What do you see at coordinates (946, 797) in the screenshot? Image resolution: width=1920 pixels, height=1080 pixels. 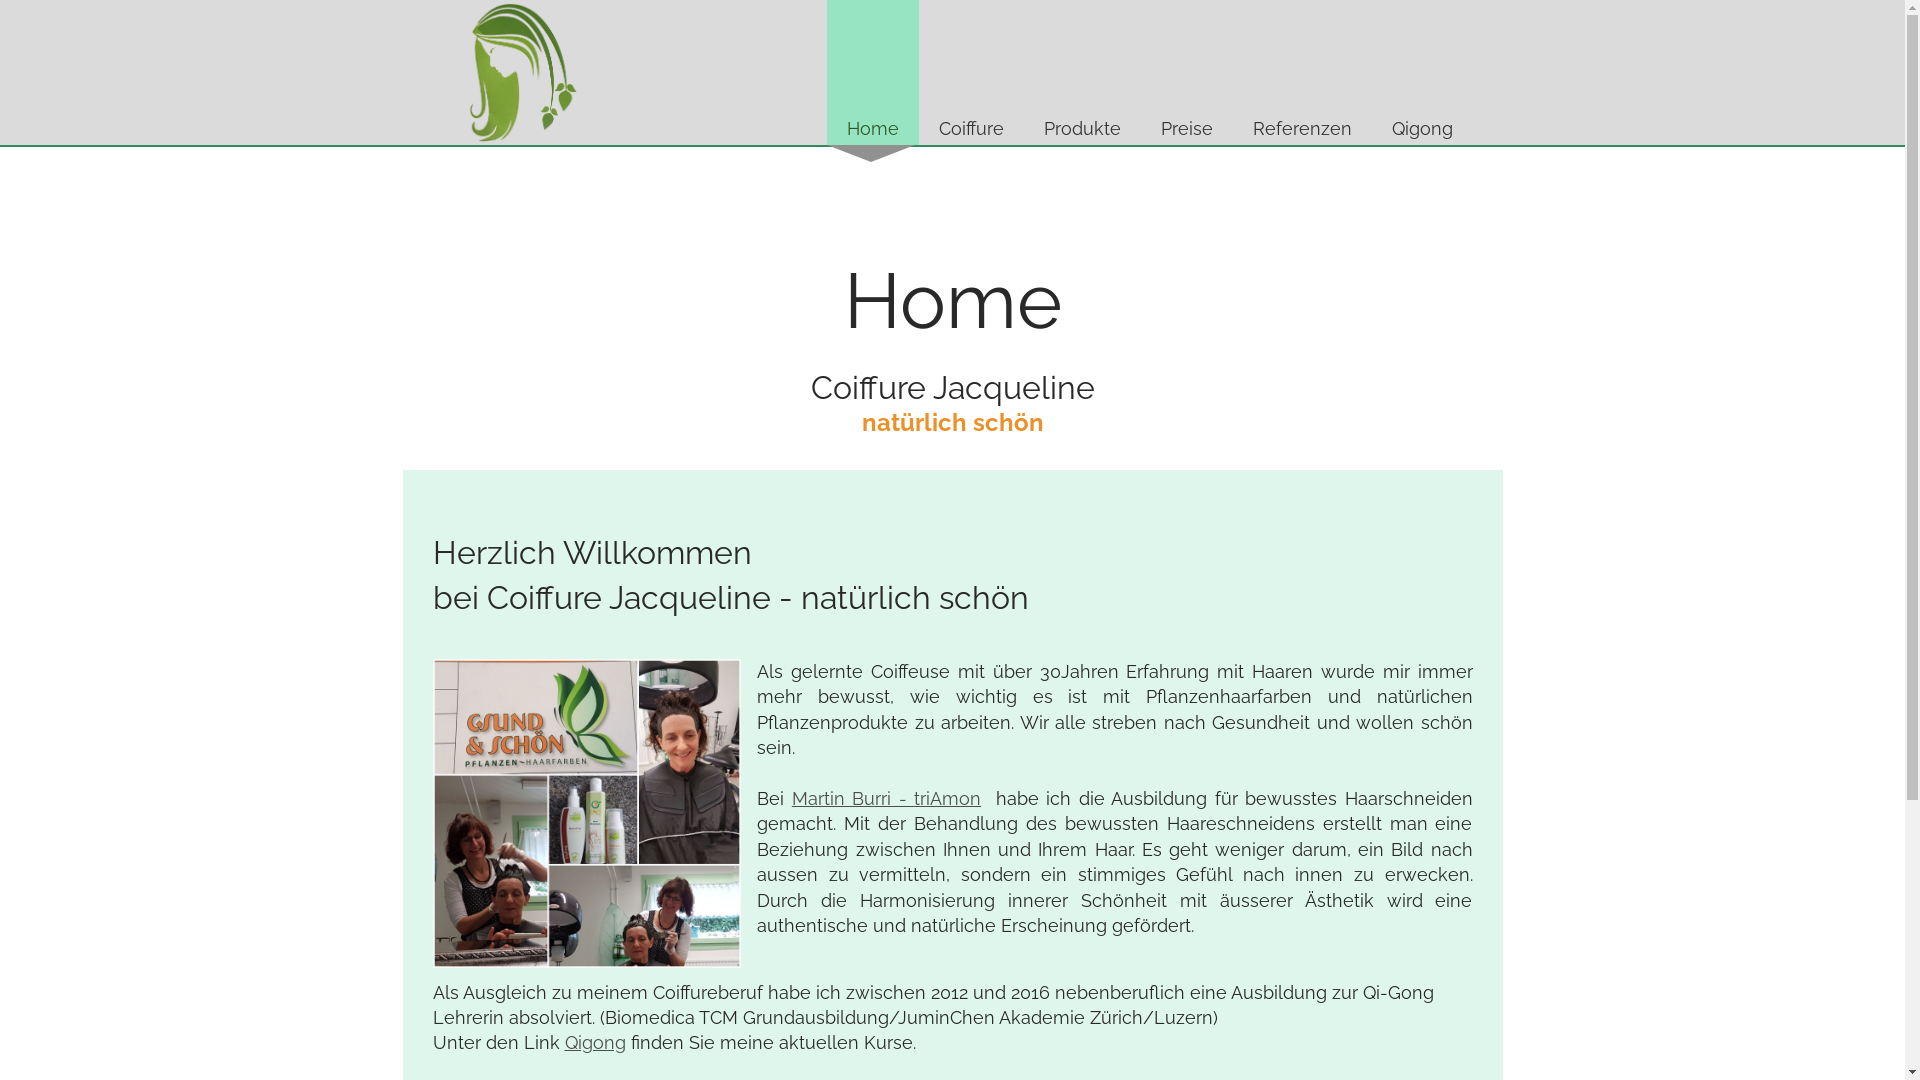 I see `'triAmon'` at bounding box center [946, 797].